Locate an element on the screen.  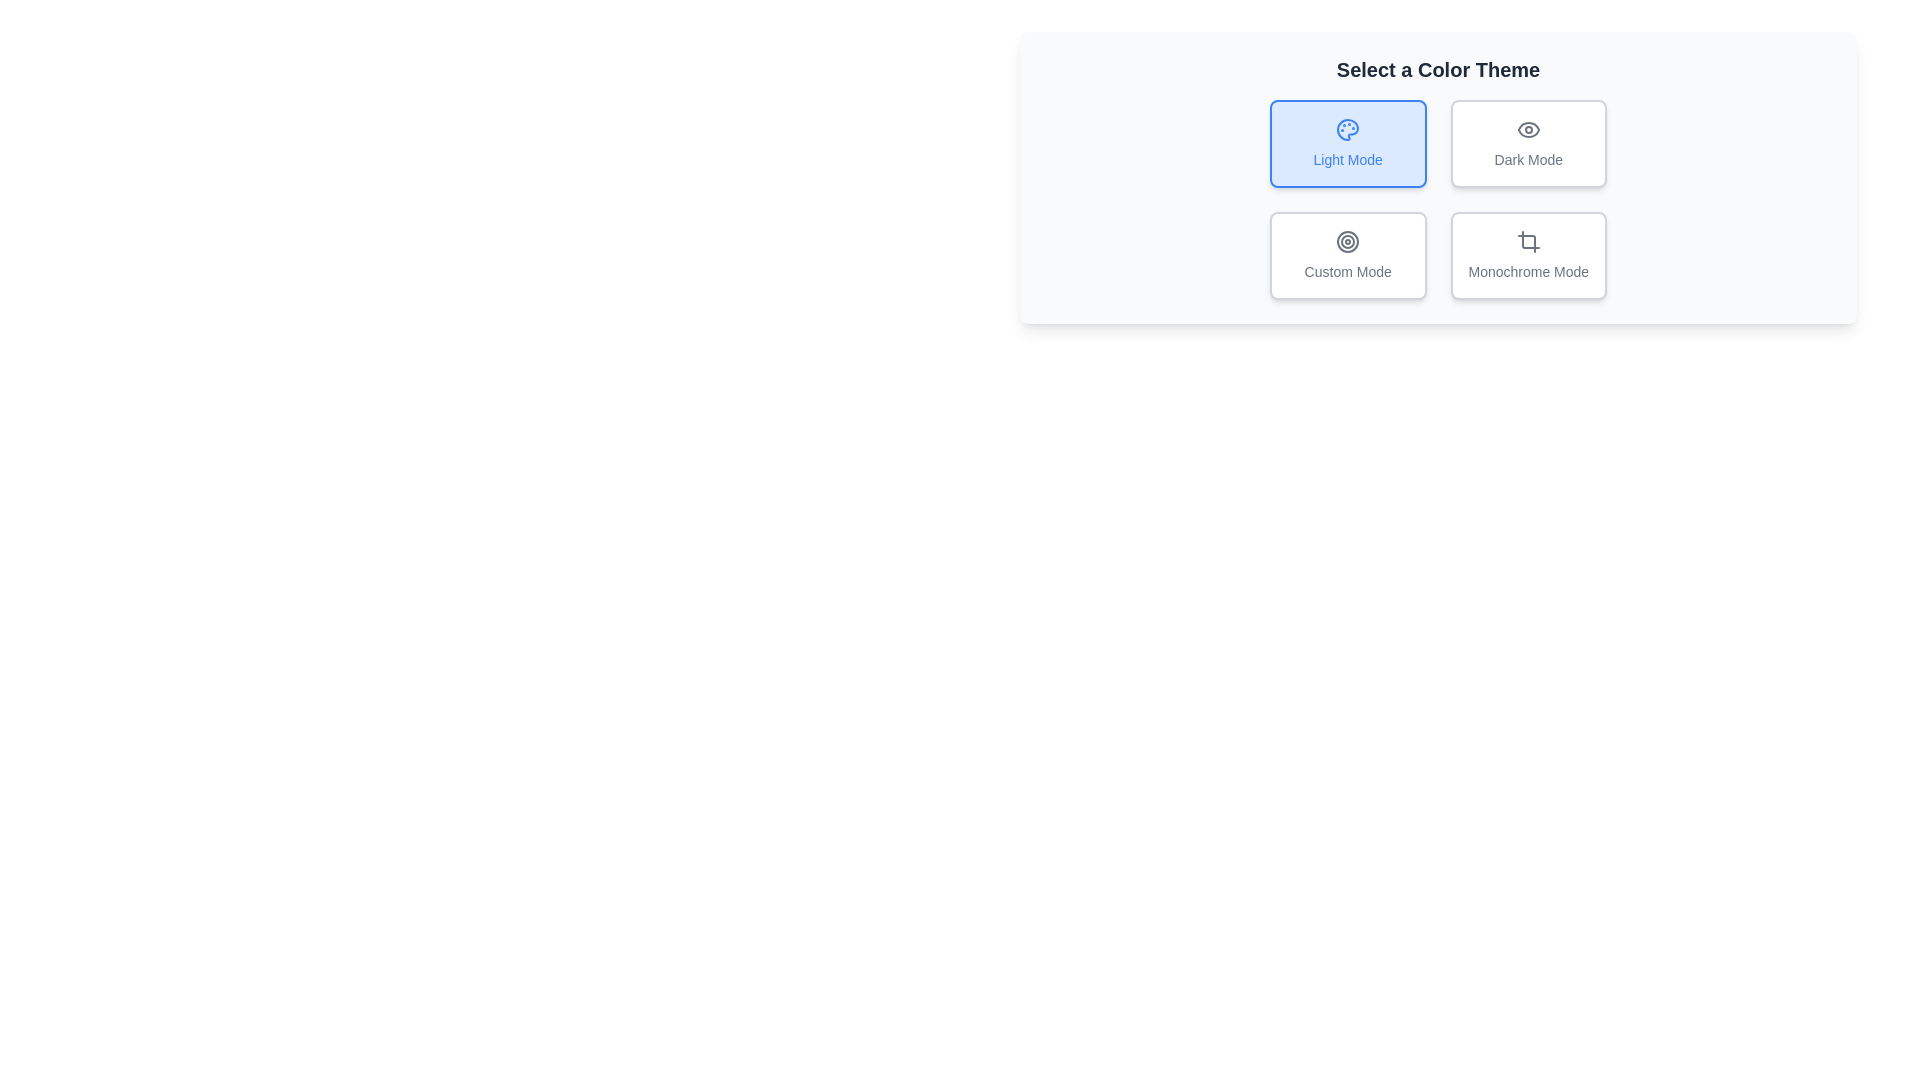
the theme by clicking on the button corresponding to Dark Mode is located at coordinates (1527, 142).